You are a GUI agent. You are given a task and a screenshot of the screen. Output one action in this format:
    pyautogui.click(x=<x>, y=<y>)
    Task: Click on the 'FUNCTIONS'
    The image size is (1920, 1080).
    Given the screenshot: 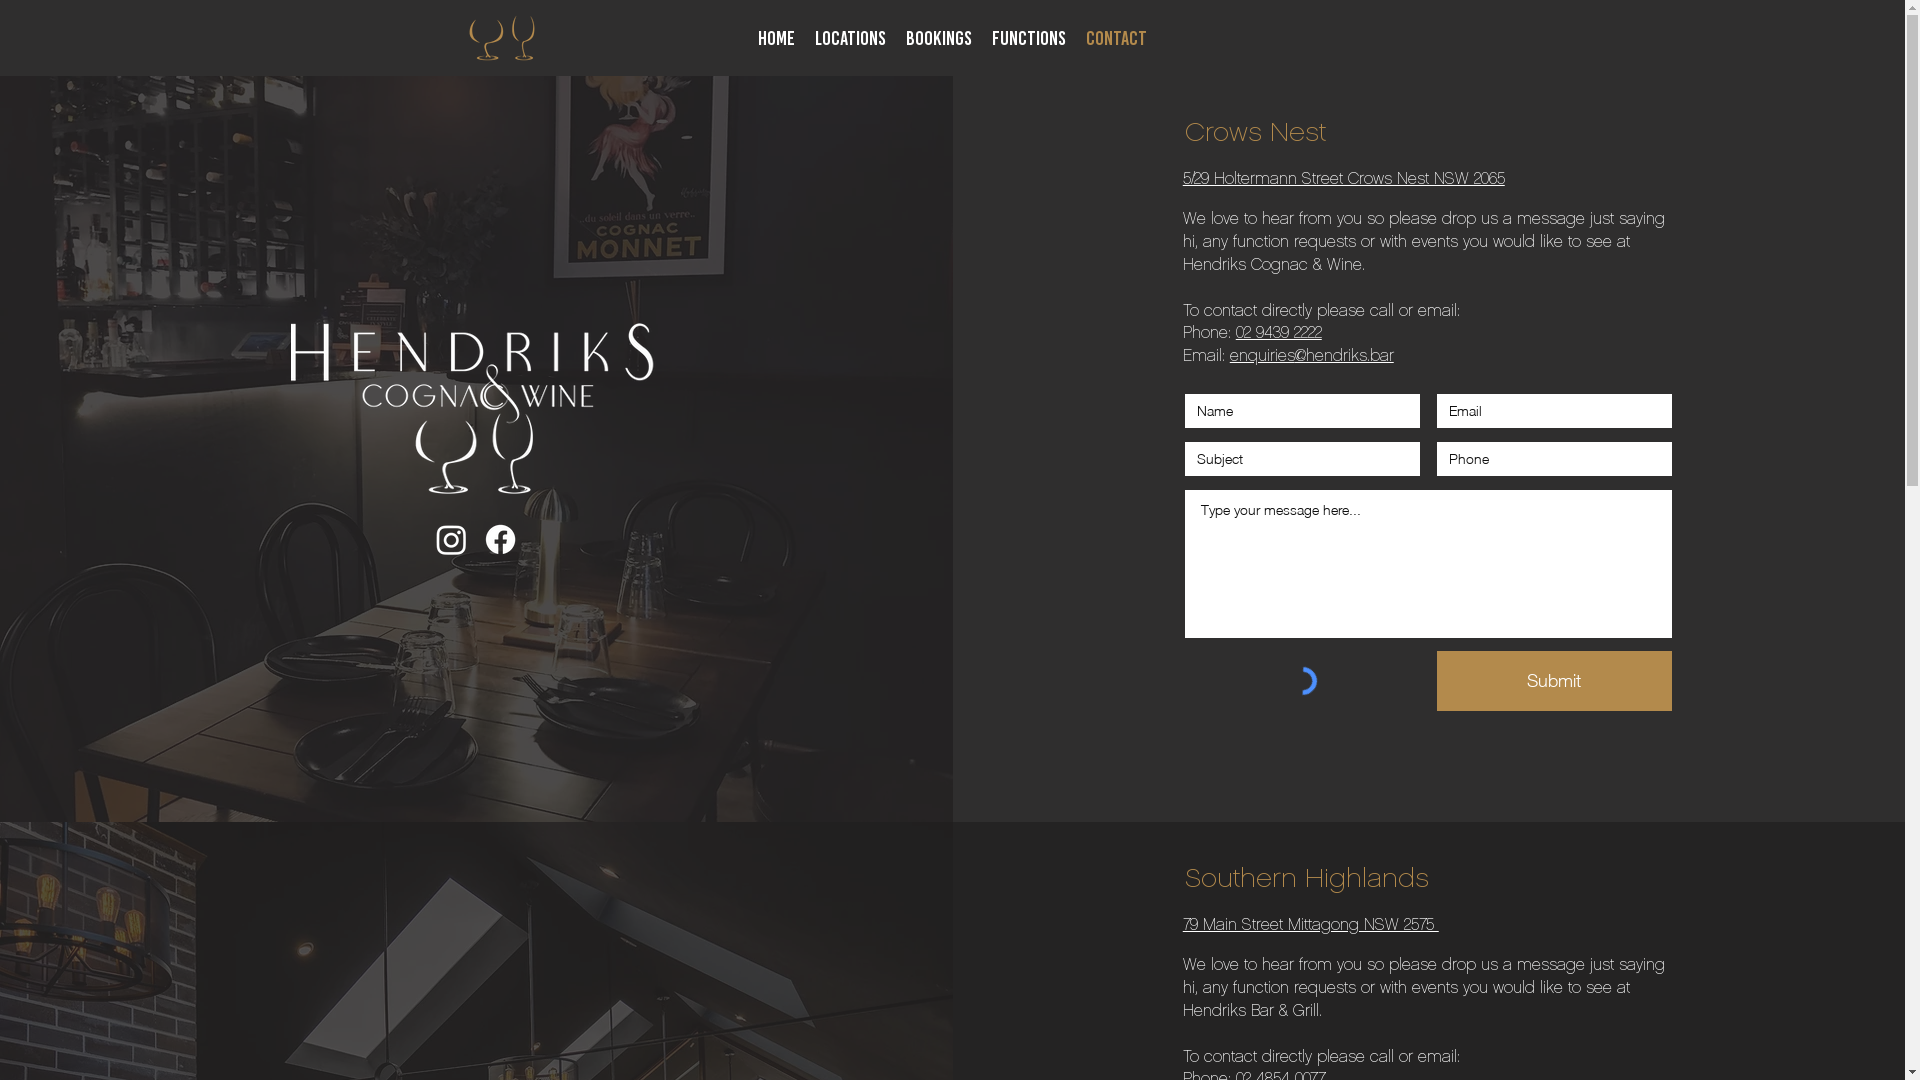 What is the action you would take?
    pyautogui.click(x=982, y=38)
    